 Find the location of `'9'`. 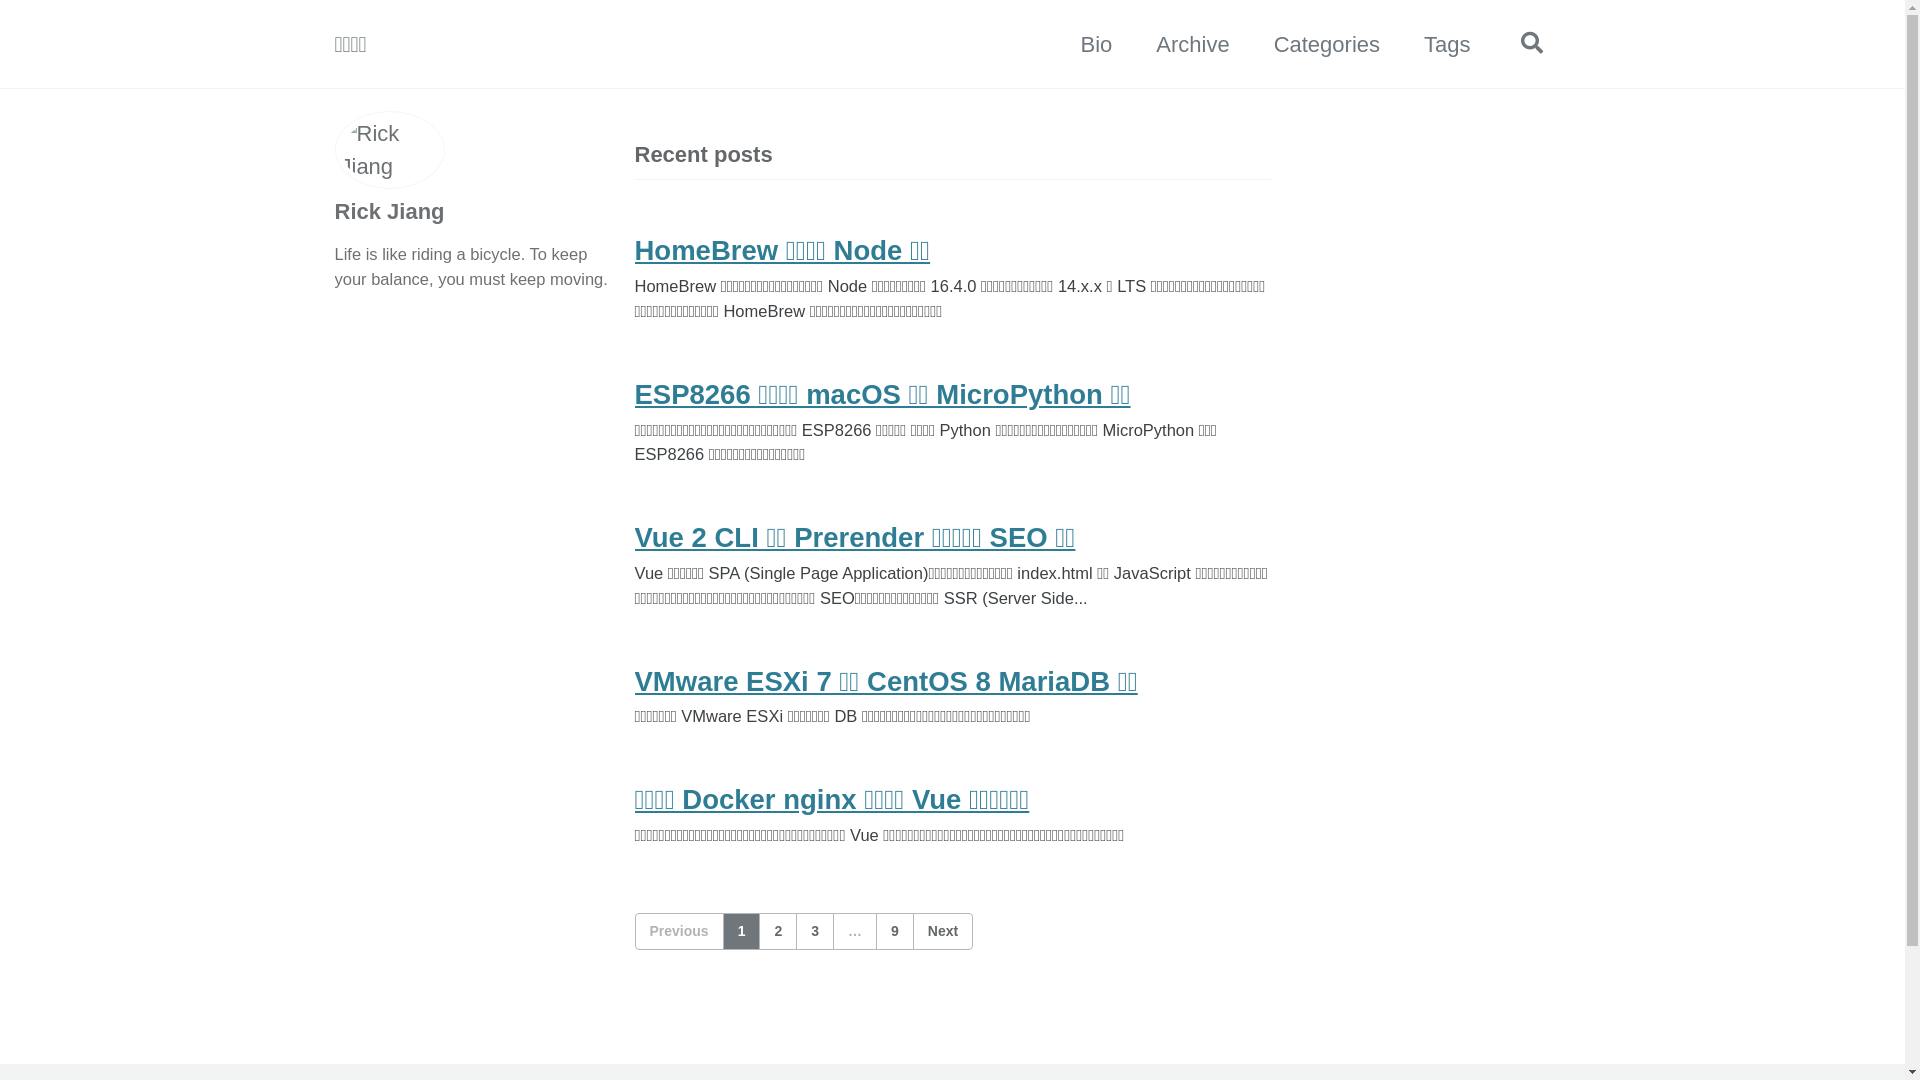

'9' is located at coordinates (893, 931).